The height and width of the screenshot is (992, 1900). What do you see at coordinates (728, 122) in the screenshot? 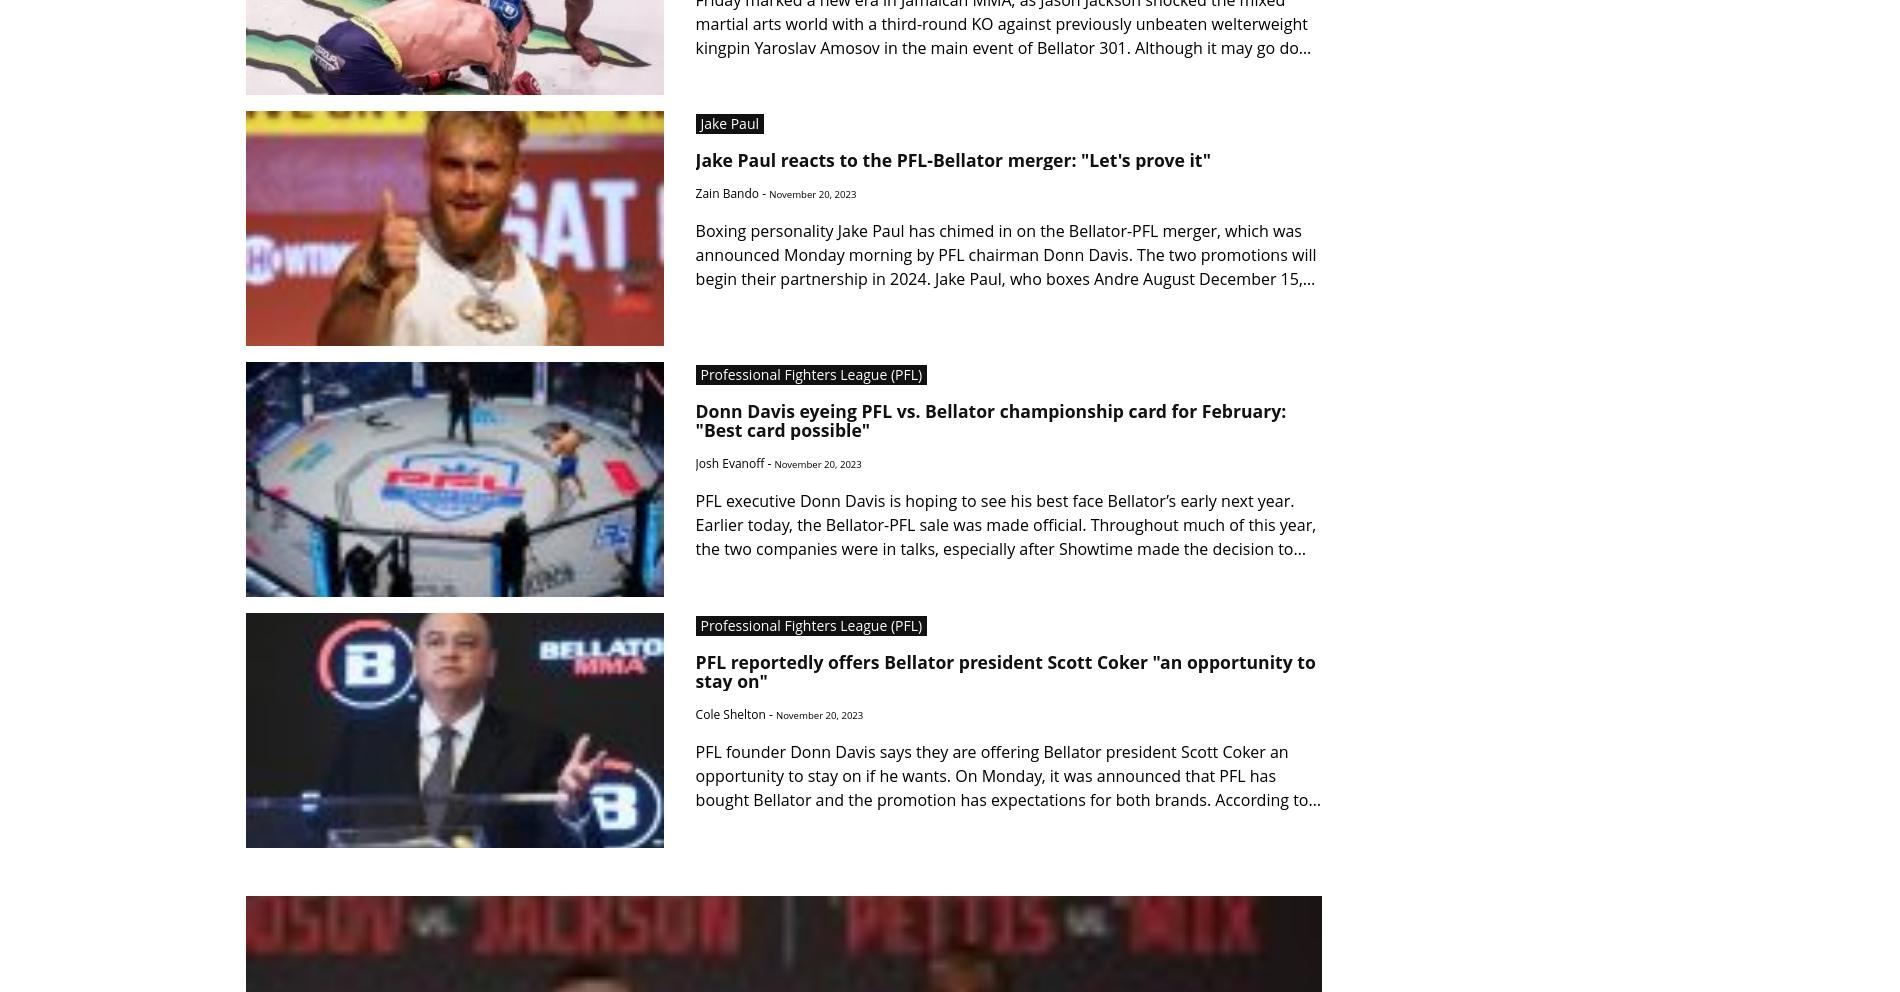
I see `'Jake Paul'` at bounding box center [728, 122].